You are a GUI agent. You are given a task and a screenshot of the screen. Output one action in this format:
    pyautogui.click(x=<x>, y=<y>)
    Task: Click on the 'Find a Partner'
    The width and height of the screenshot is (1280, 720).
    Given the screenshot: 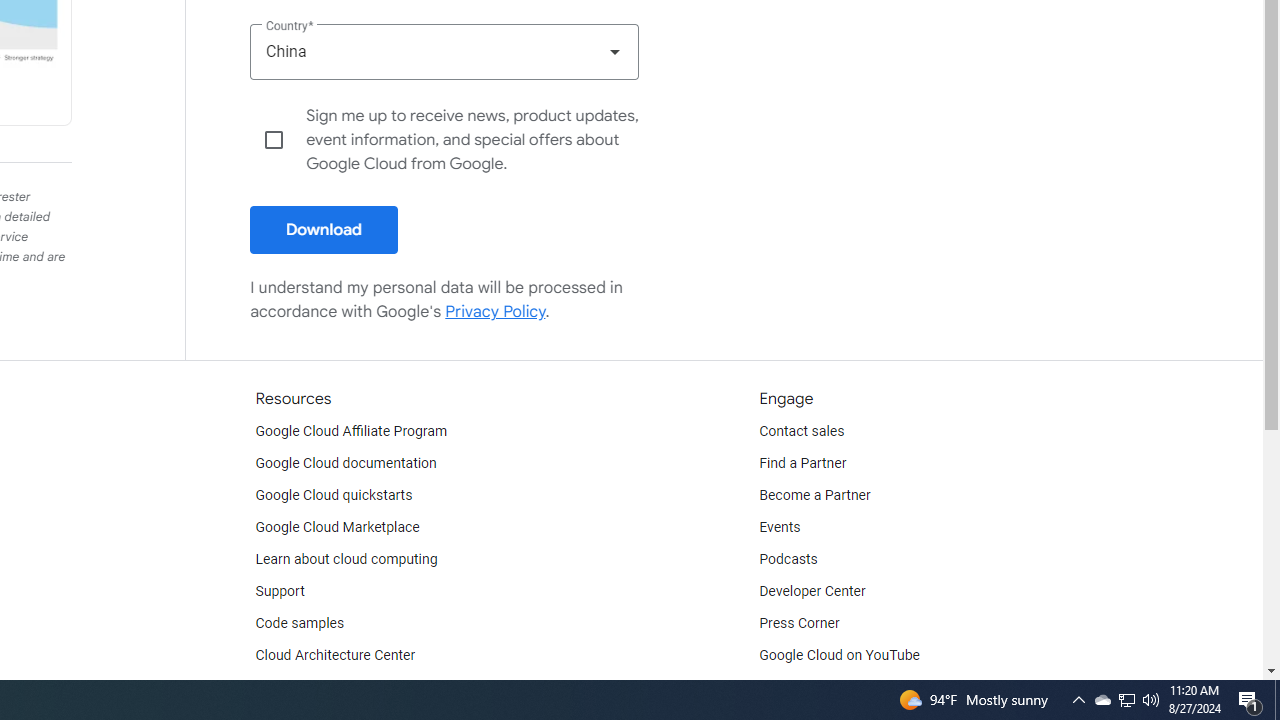 What is the action you would take?
    pyautogui.click(x=803, y=464)
    